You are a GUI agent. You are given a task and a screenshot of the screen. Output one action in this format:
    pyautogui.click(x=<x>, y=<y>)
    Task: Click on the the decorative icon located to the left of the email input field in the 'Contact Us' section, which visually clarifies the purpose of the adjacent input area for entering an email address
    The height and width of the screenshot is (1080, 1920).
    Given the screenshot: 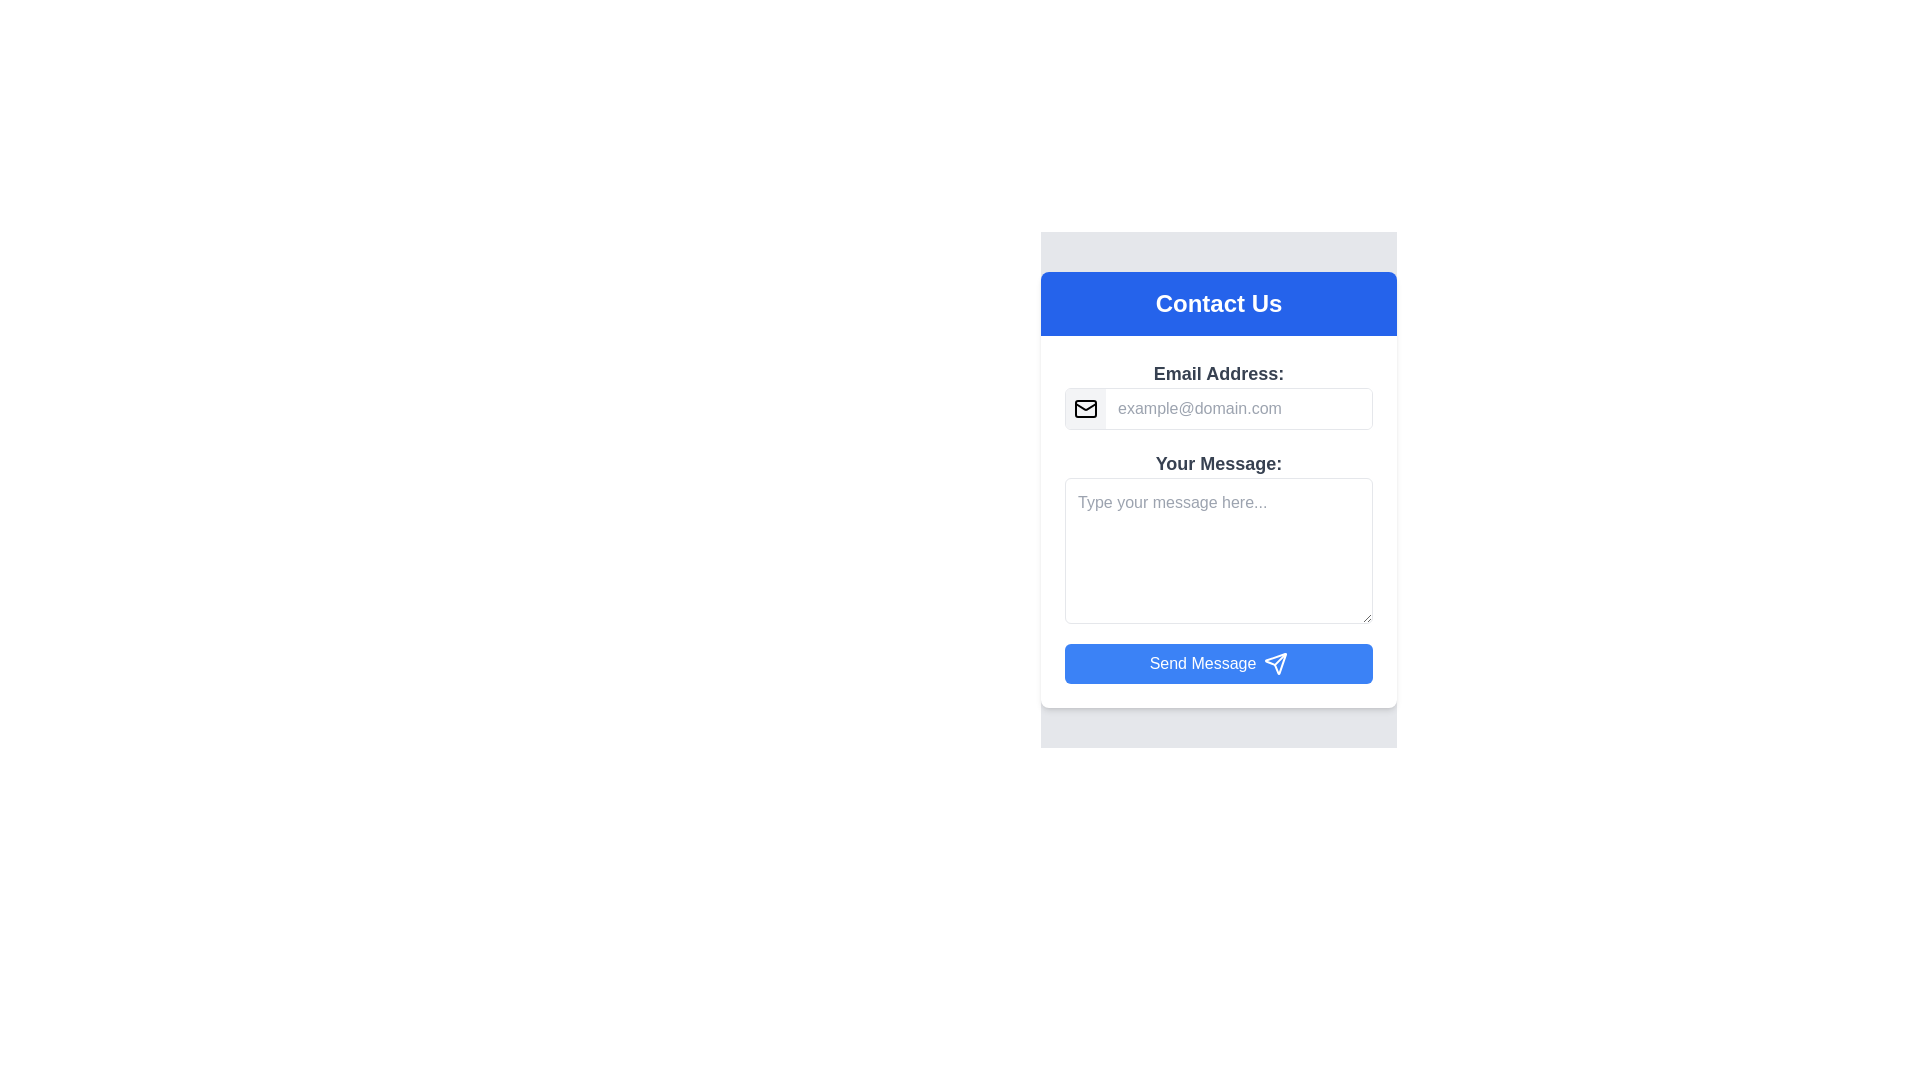 What is the action you would take?
    pyautogui.click(x=1084, y=407)
    